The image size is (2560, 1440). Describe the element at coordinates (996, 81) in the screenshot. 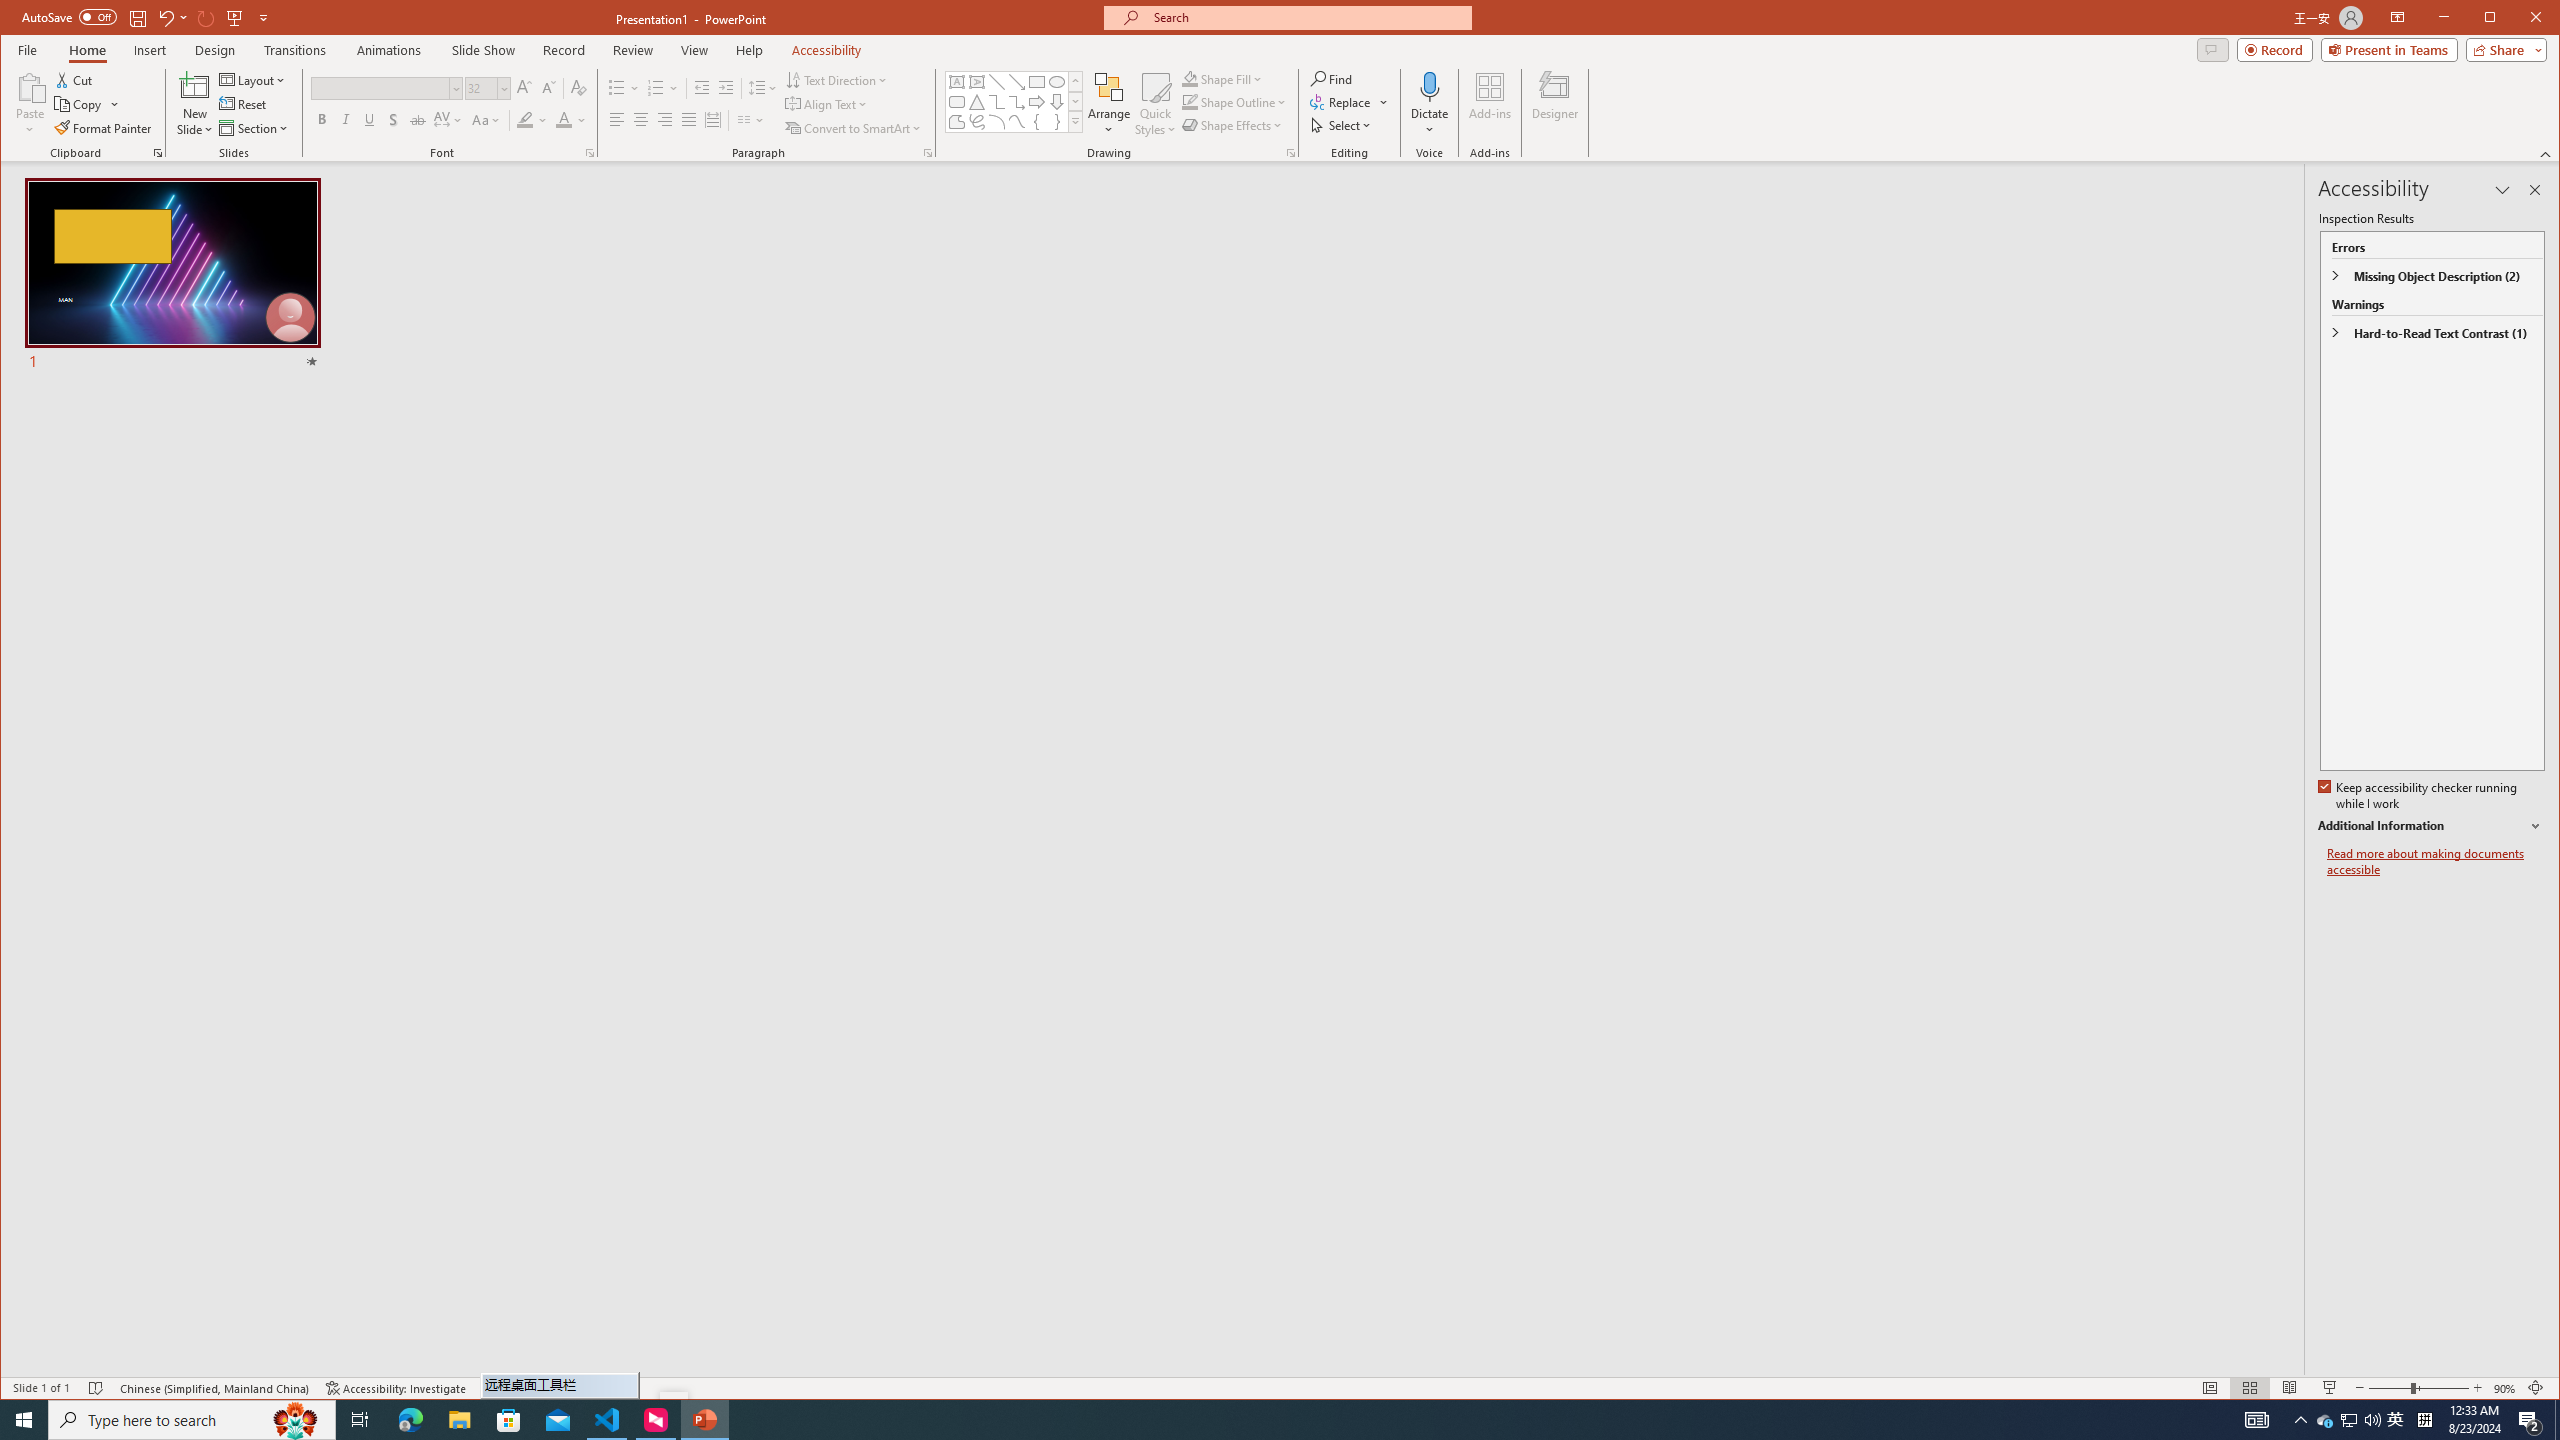

I see `'Line'` at that location.